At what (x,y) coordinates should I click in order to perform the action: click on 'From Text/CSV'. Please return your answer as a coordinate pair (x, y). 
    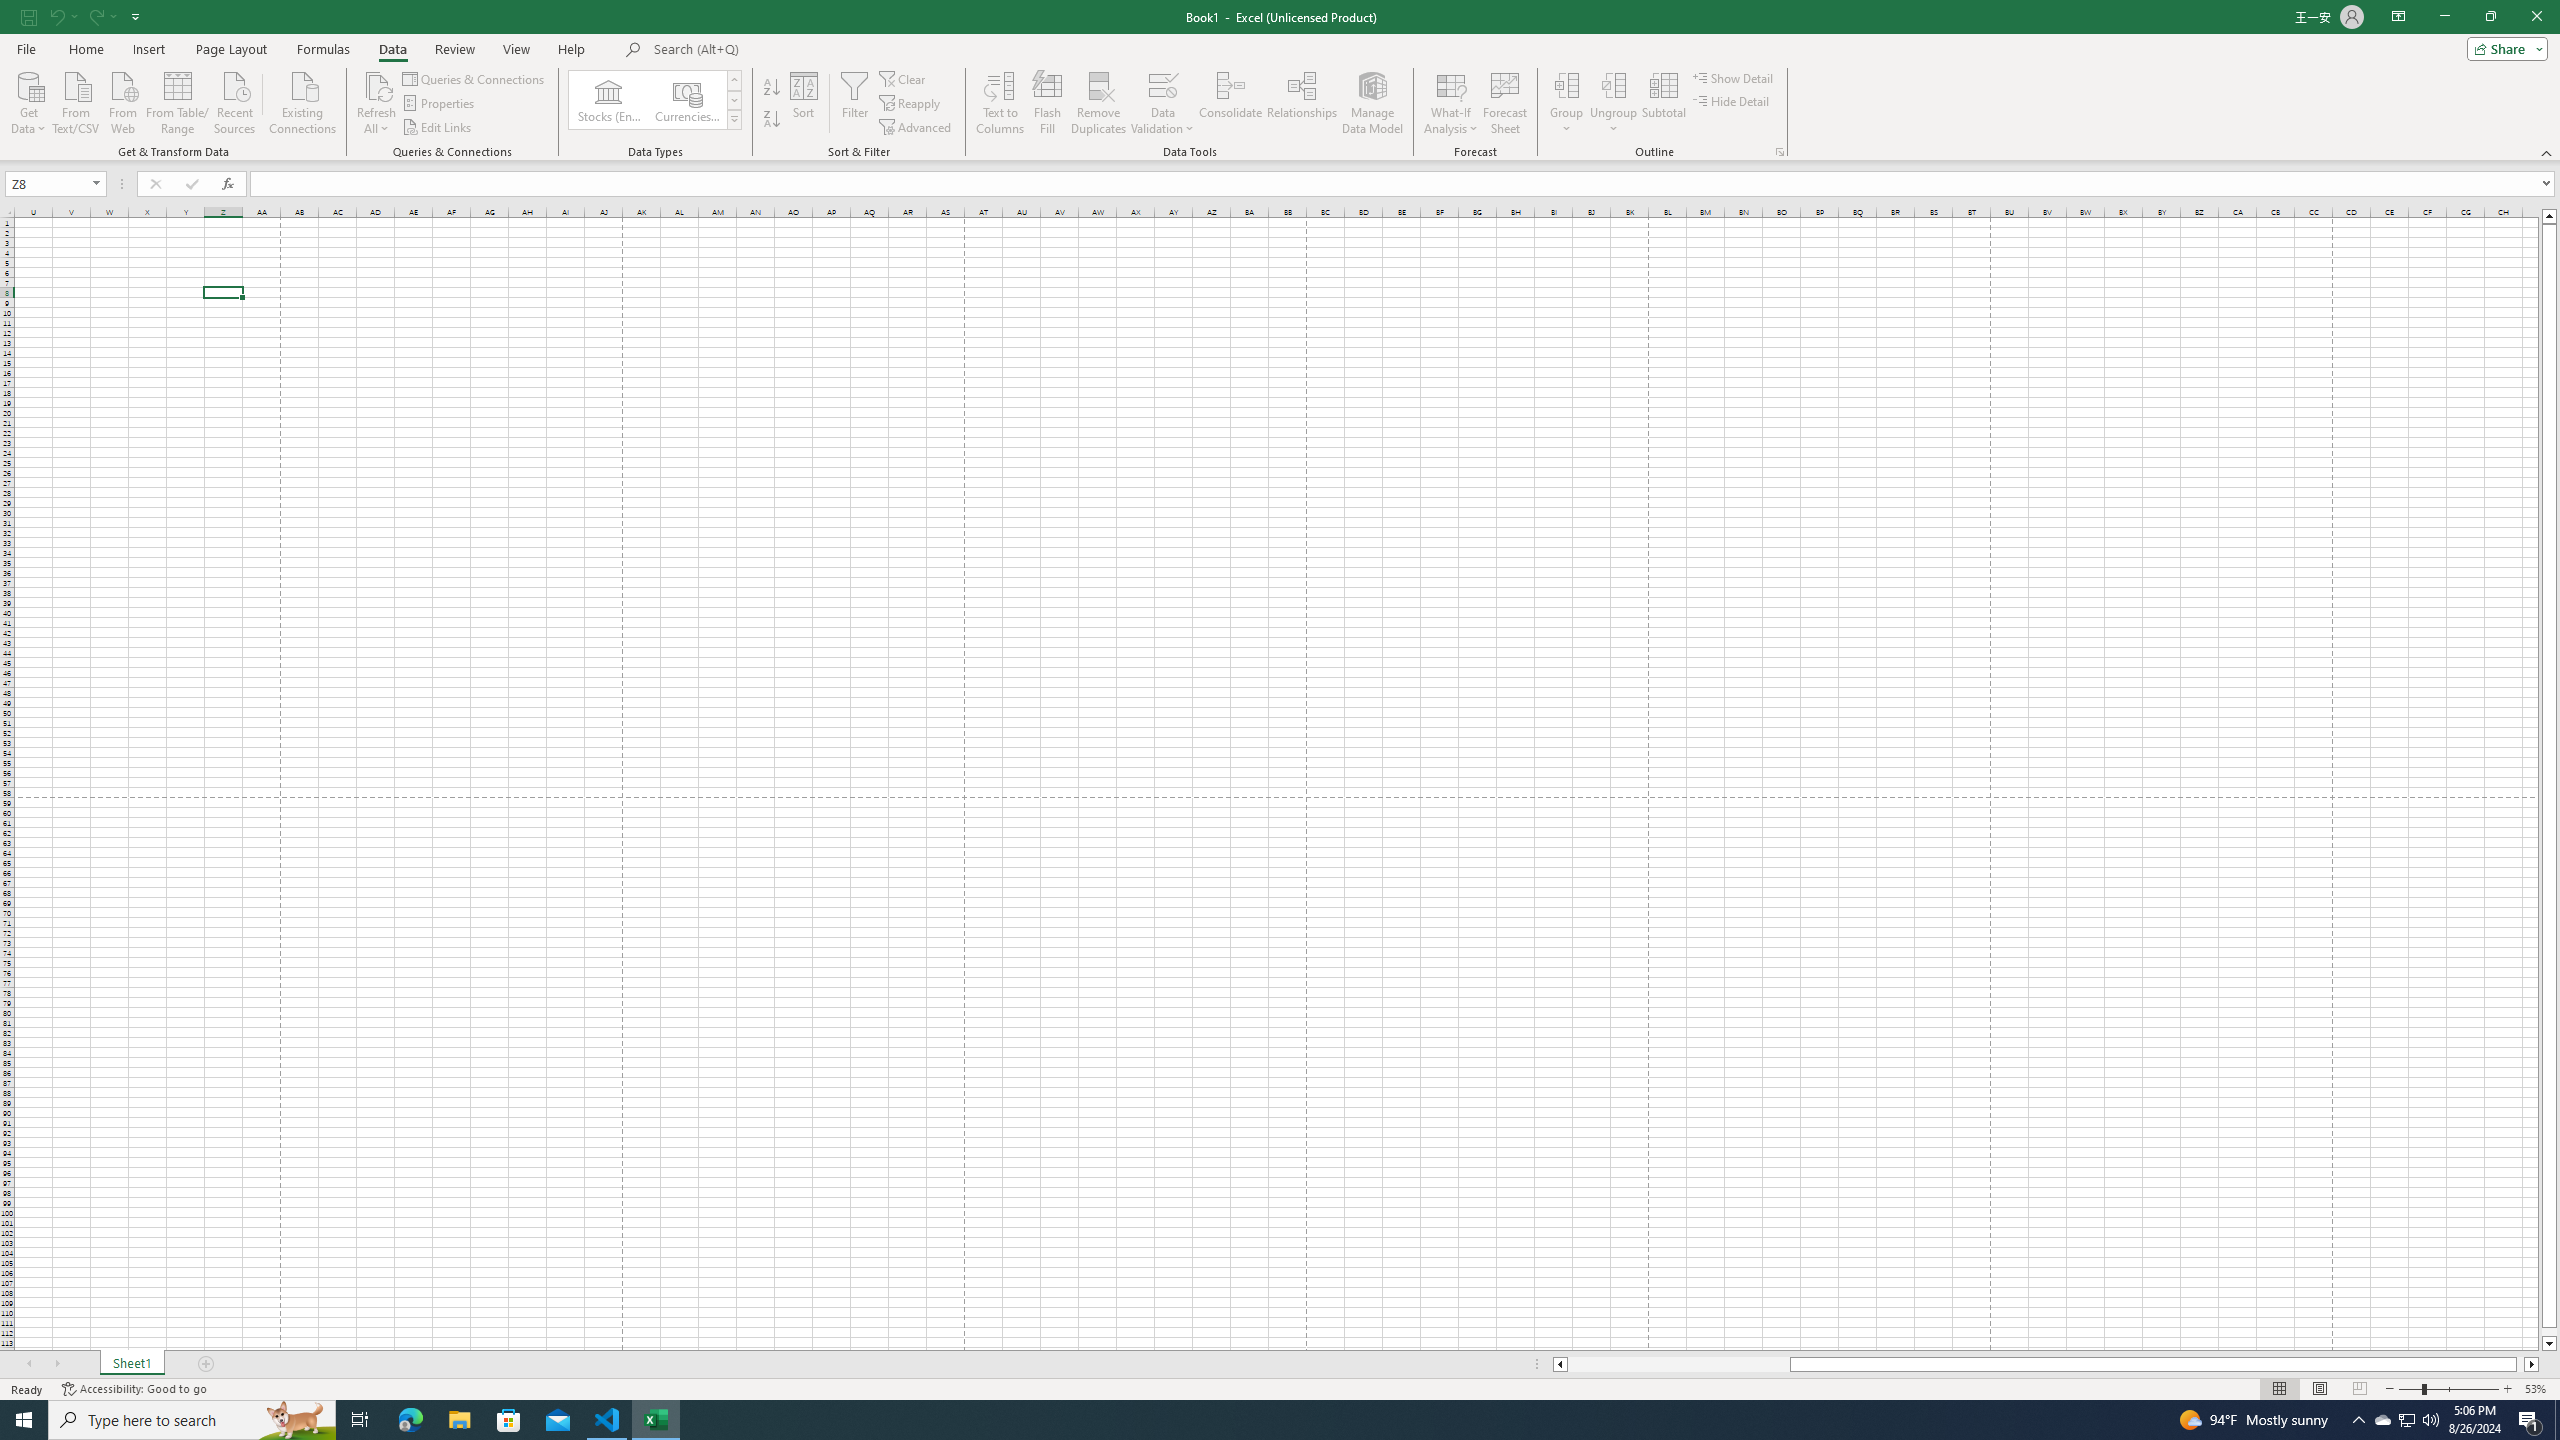
    Looking at the image, I should click on (76, 100).